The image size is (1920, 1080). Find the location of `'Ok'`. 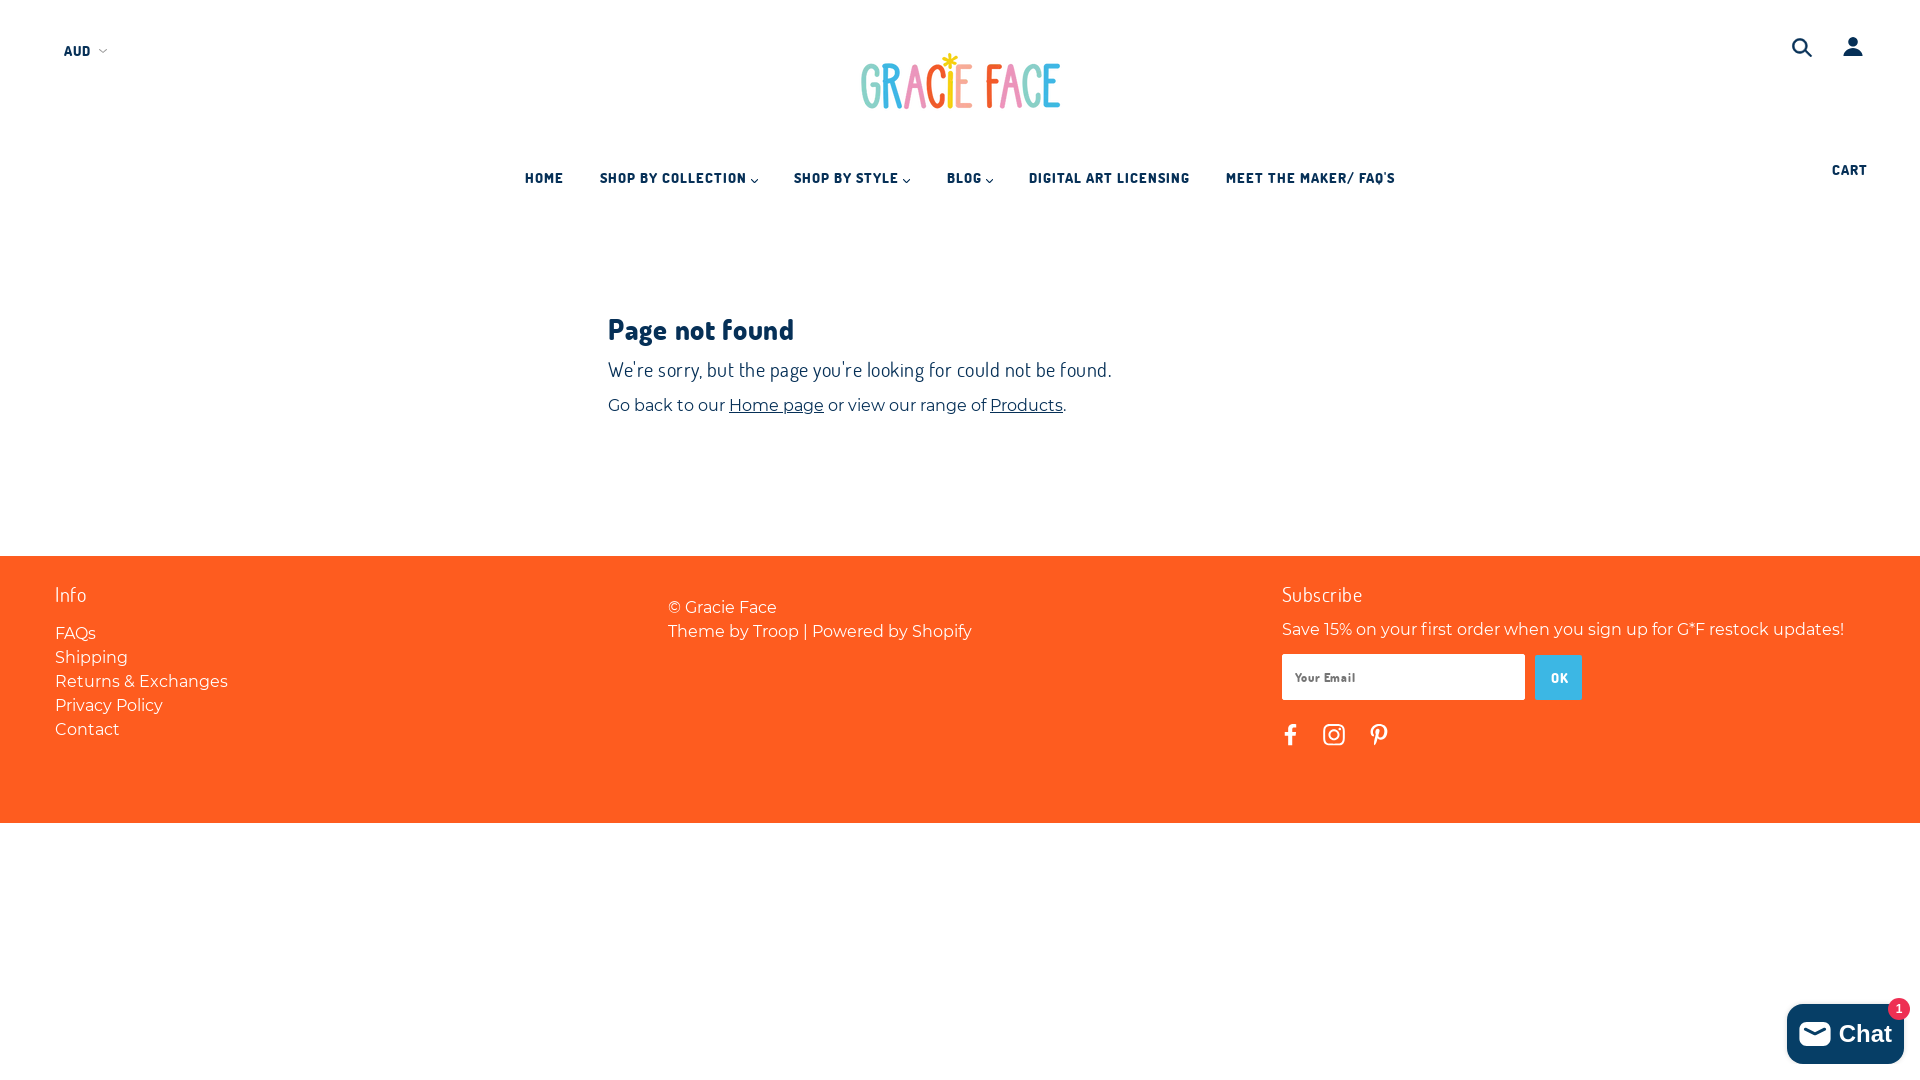

'Ok' is located at coordinates (1534, 676).